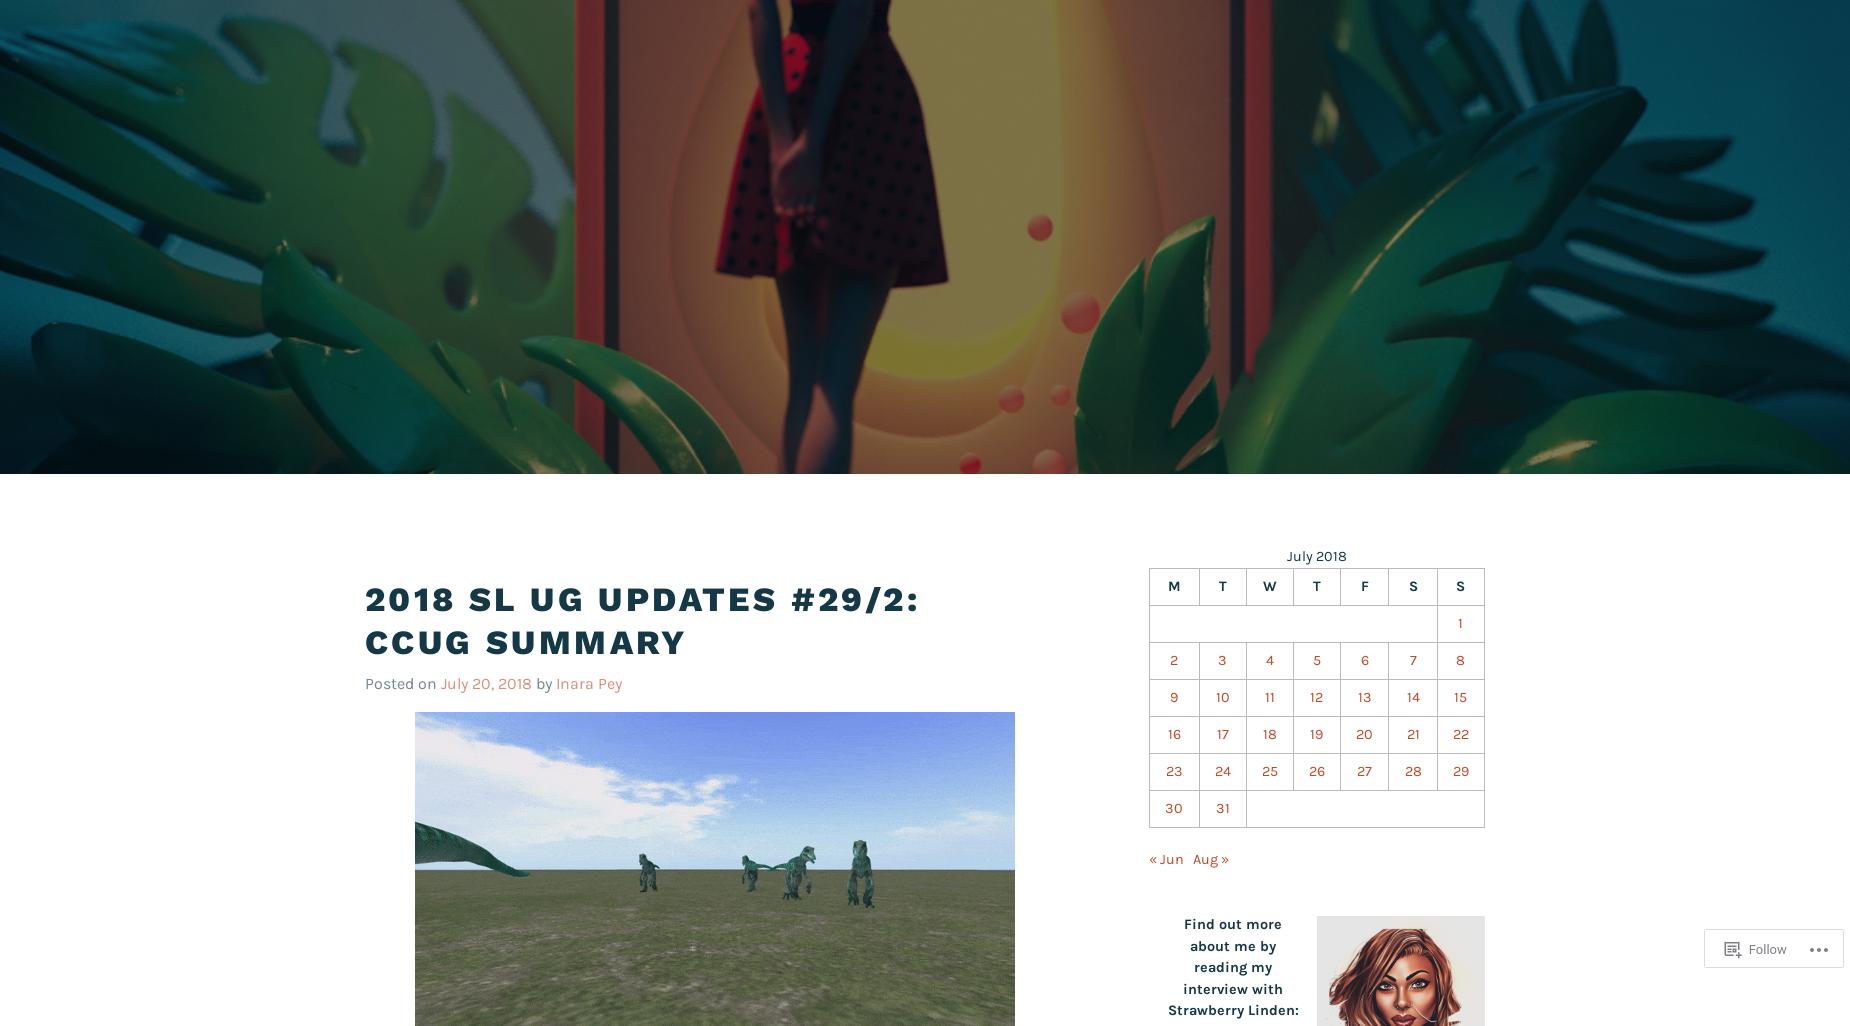 Image resolution: width=1850 pixels, height=1026 pixels. What do you see at coordinates (401, 681) in the screenshot?
I see `'Posted on'` at bounding box center [401, 681].